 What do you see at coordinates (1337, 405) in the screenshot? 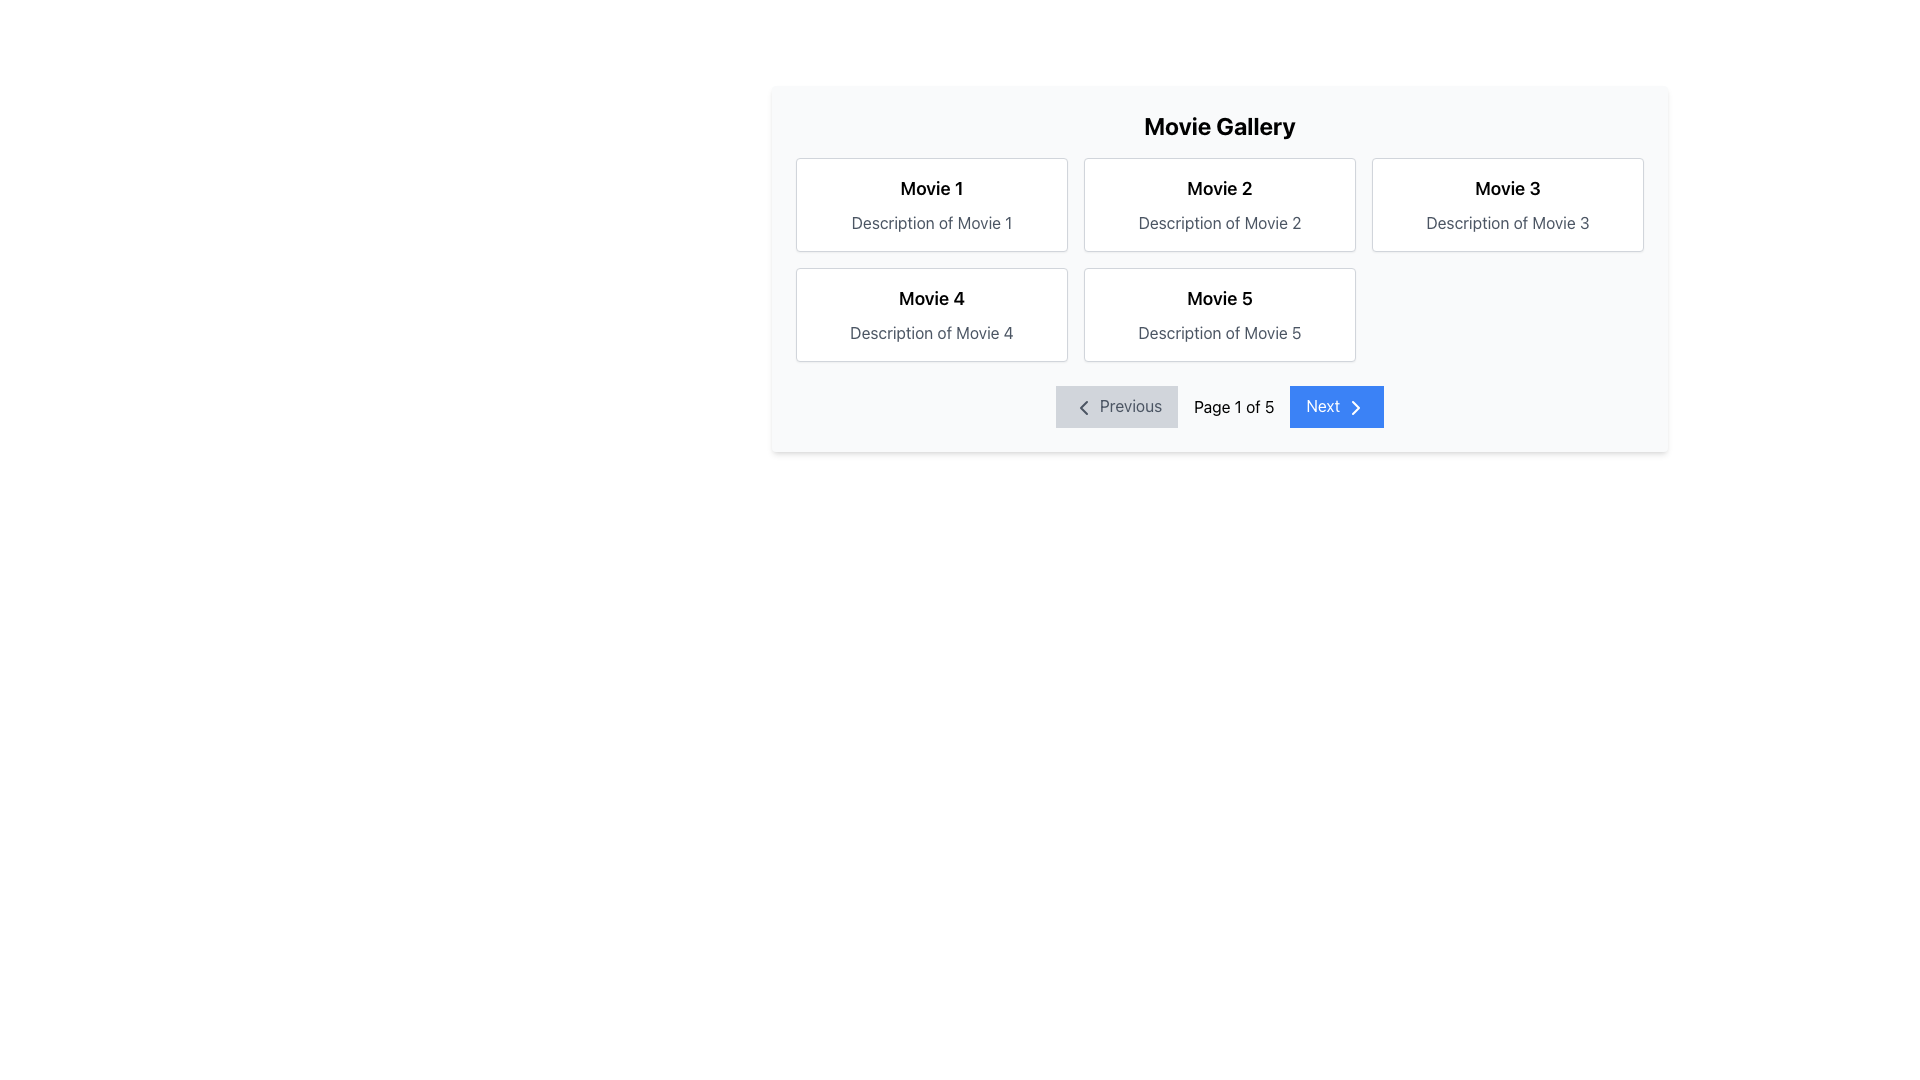
I see `the 'Next' button, which is a rectangular button with a blue background and white text located on the right side of the navigation bar` at bounding box center [1337, 405].